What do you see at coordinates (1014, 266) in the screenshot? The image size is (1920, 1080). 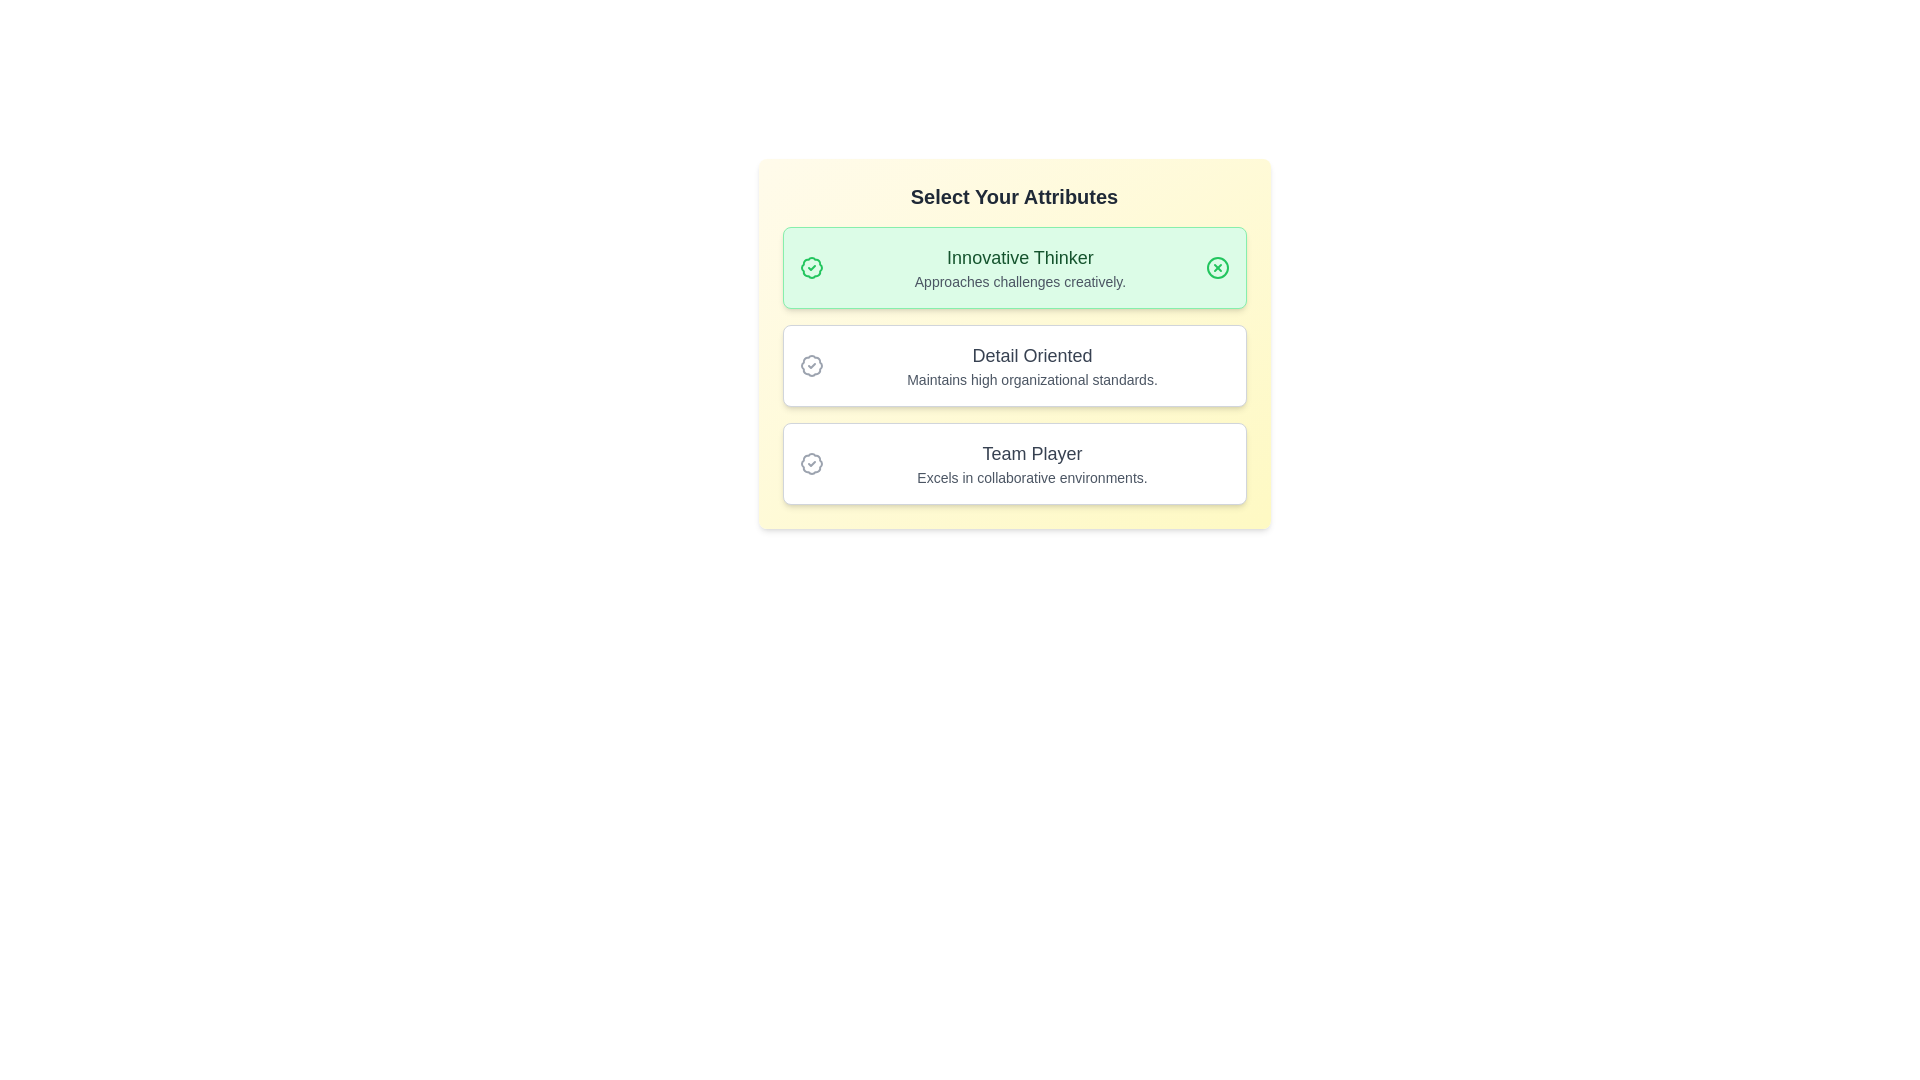 I see `the badge Innovative Thinker` at bounding box center [1014, 266].